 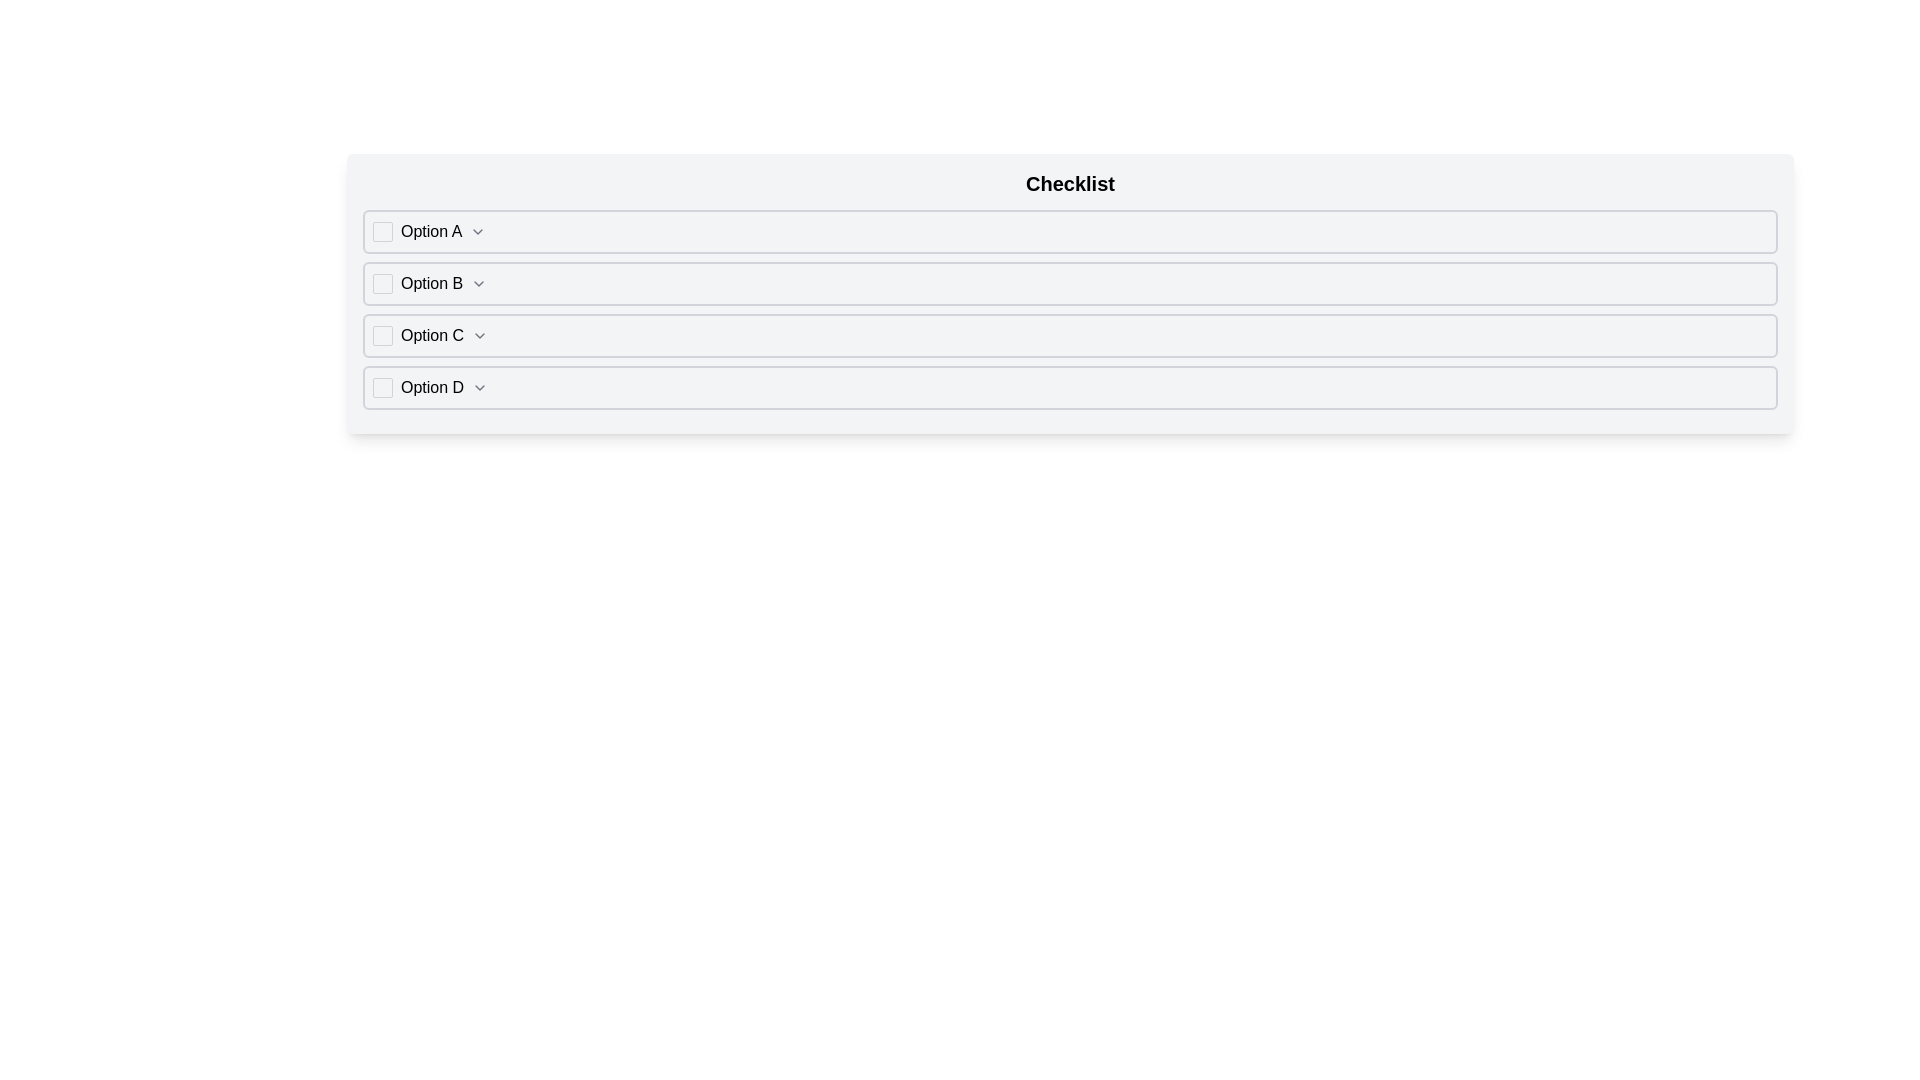 What do you see at coordinates (431, 388) in the screenshot?
I see `the text label displaying 'Option D', which is styled in black sans-serif font and is the fourth item in the checklist` at bounding box center [431, 388].